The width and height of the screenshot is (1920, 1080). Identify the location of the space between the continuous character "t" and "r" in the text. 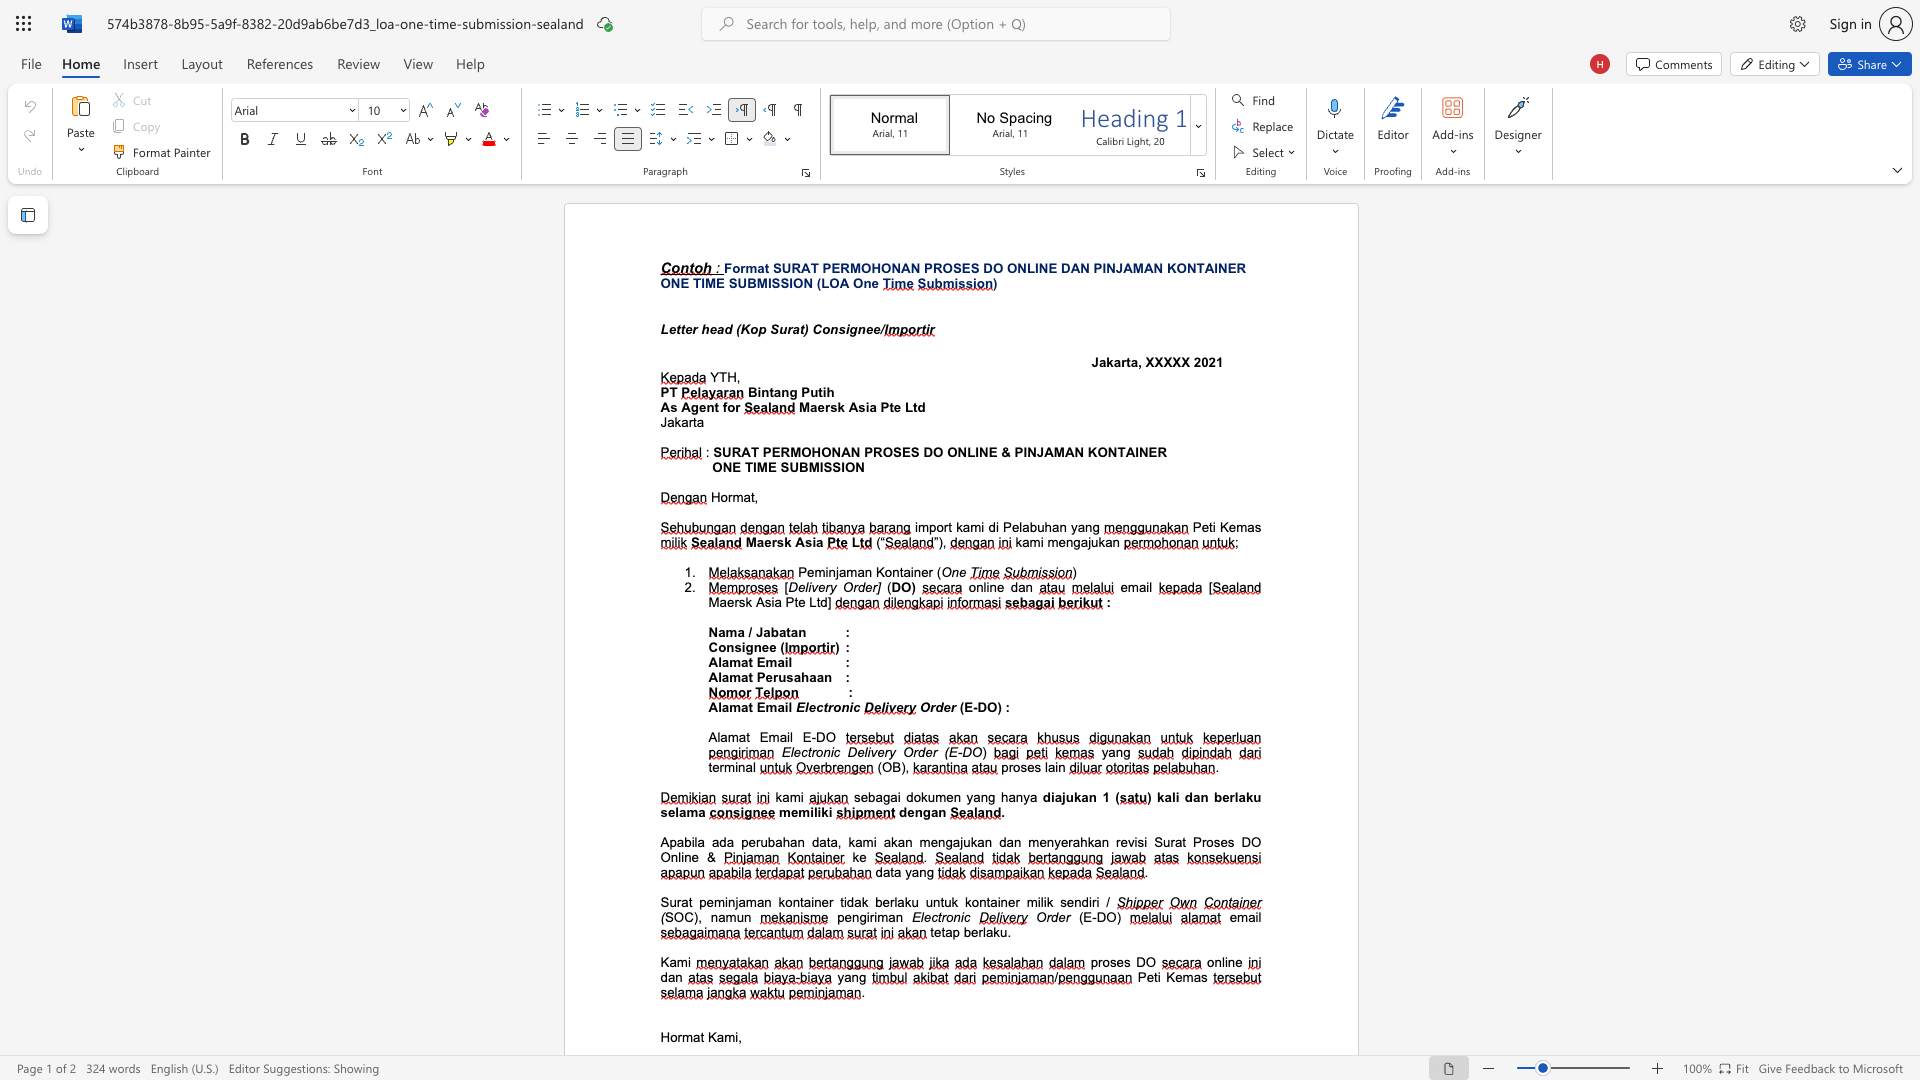
(940, 917).